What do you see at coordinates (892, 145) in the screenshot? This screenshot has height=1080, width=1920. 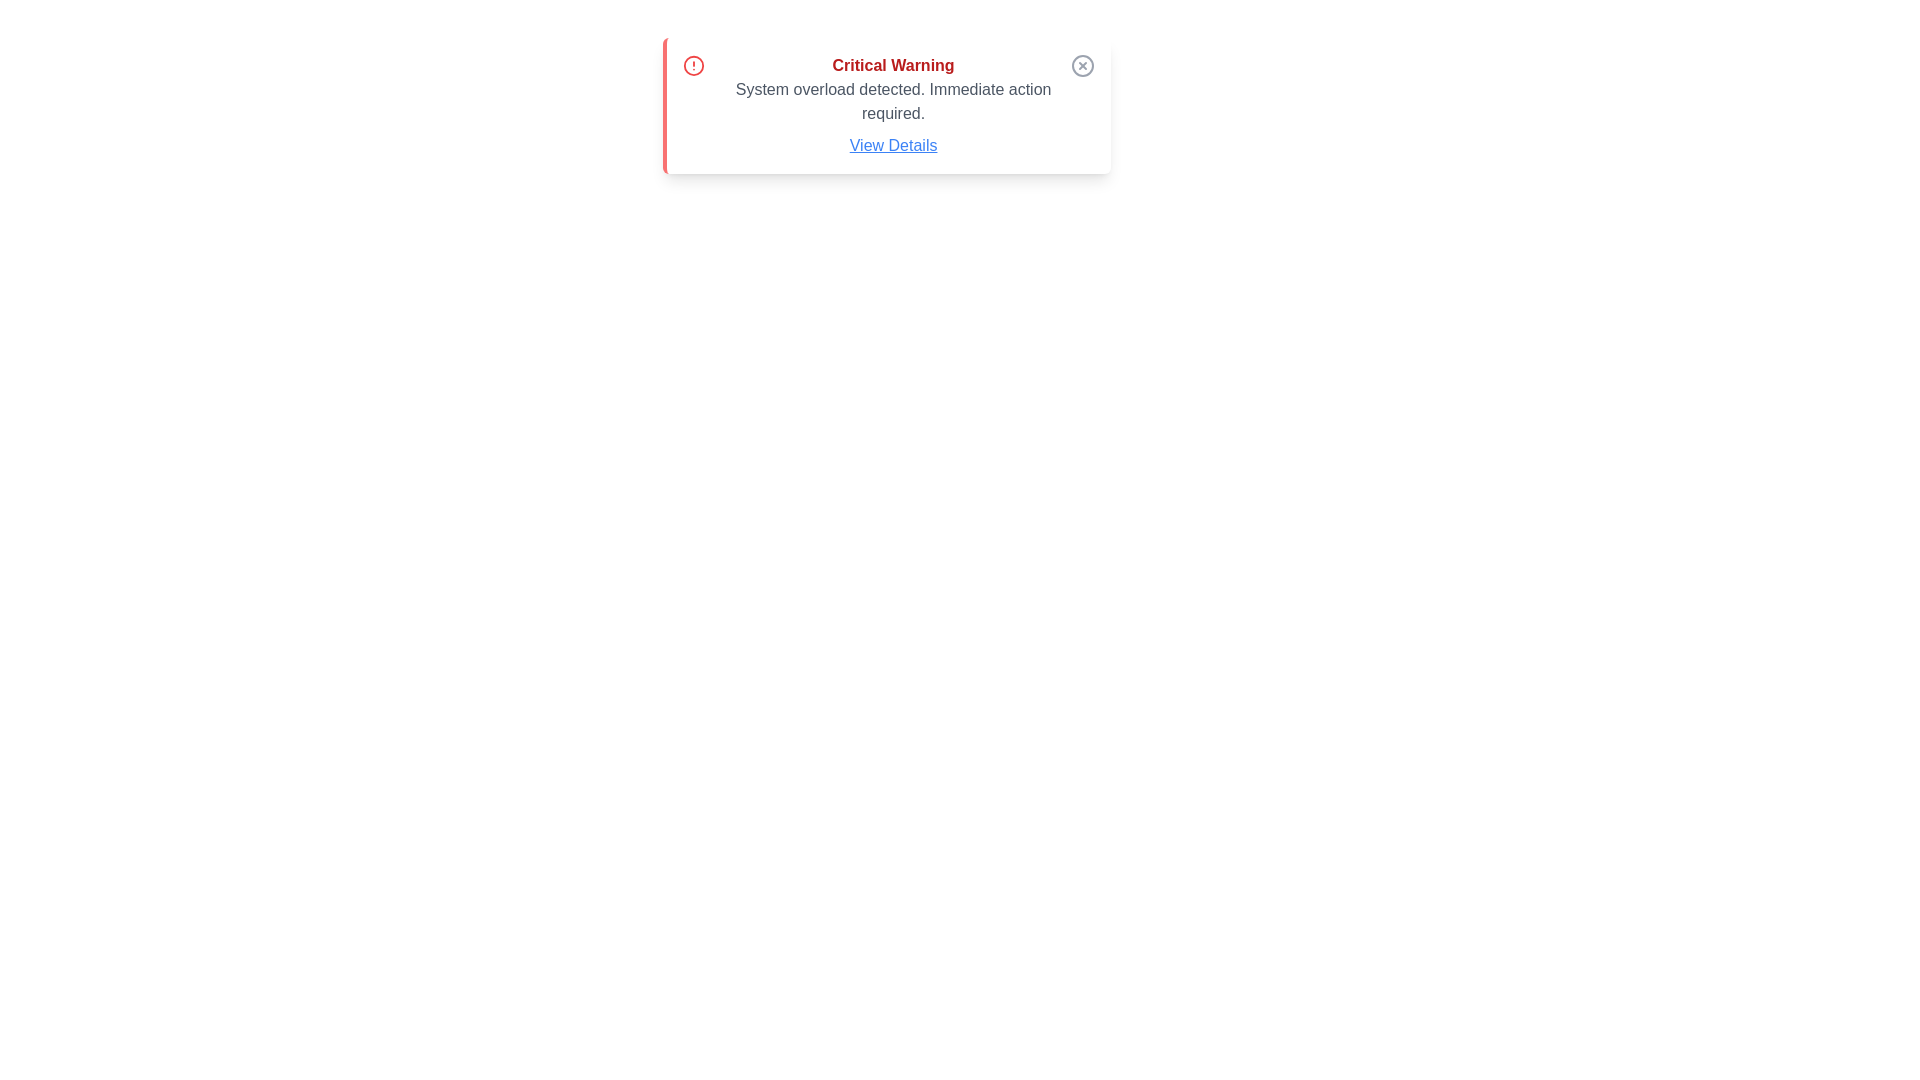 I see `the hyperlink located at the bottom of the critical warning box` at bounding box center [892, 145].